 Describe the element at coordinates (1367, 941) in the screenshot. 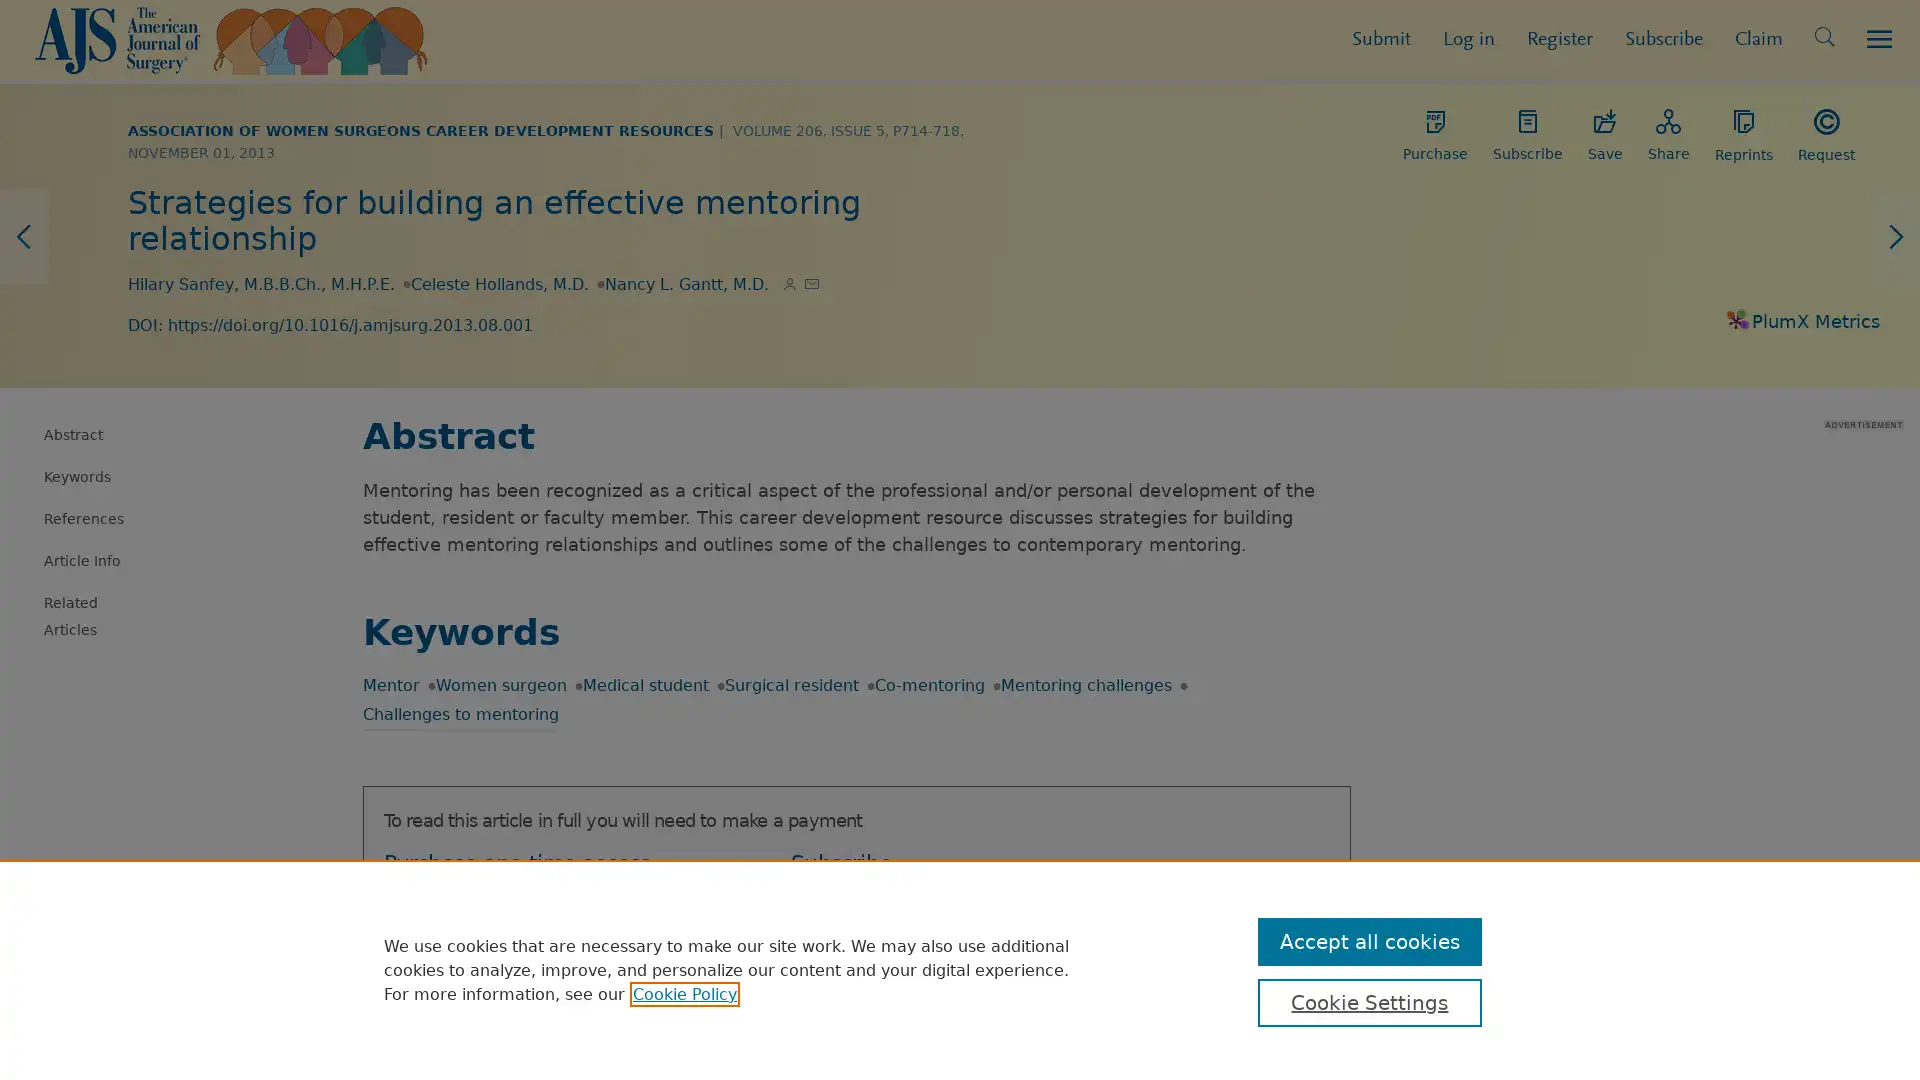

I see `Accept all cookies` at that location.